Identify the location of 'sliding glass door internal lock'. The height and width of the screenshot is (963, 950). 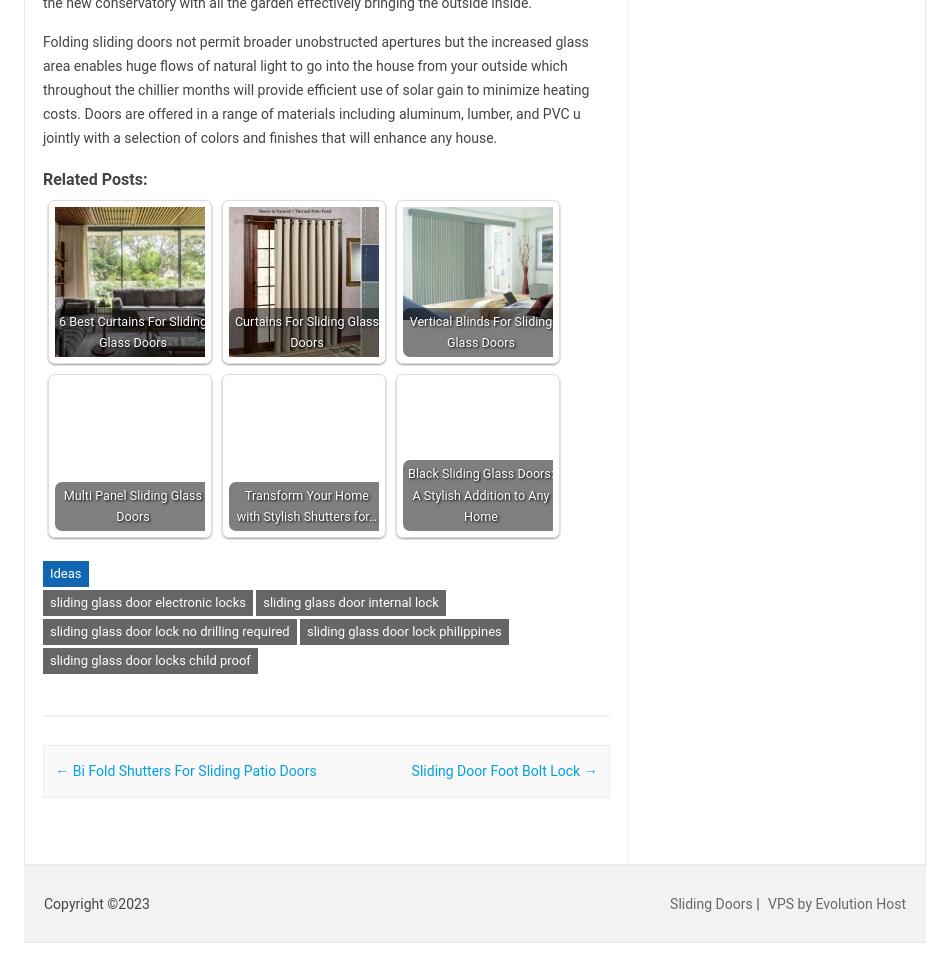
(349, 602).